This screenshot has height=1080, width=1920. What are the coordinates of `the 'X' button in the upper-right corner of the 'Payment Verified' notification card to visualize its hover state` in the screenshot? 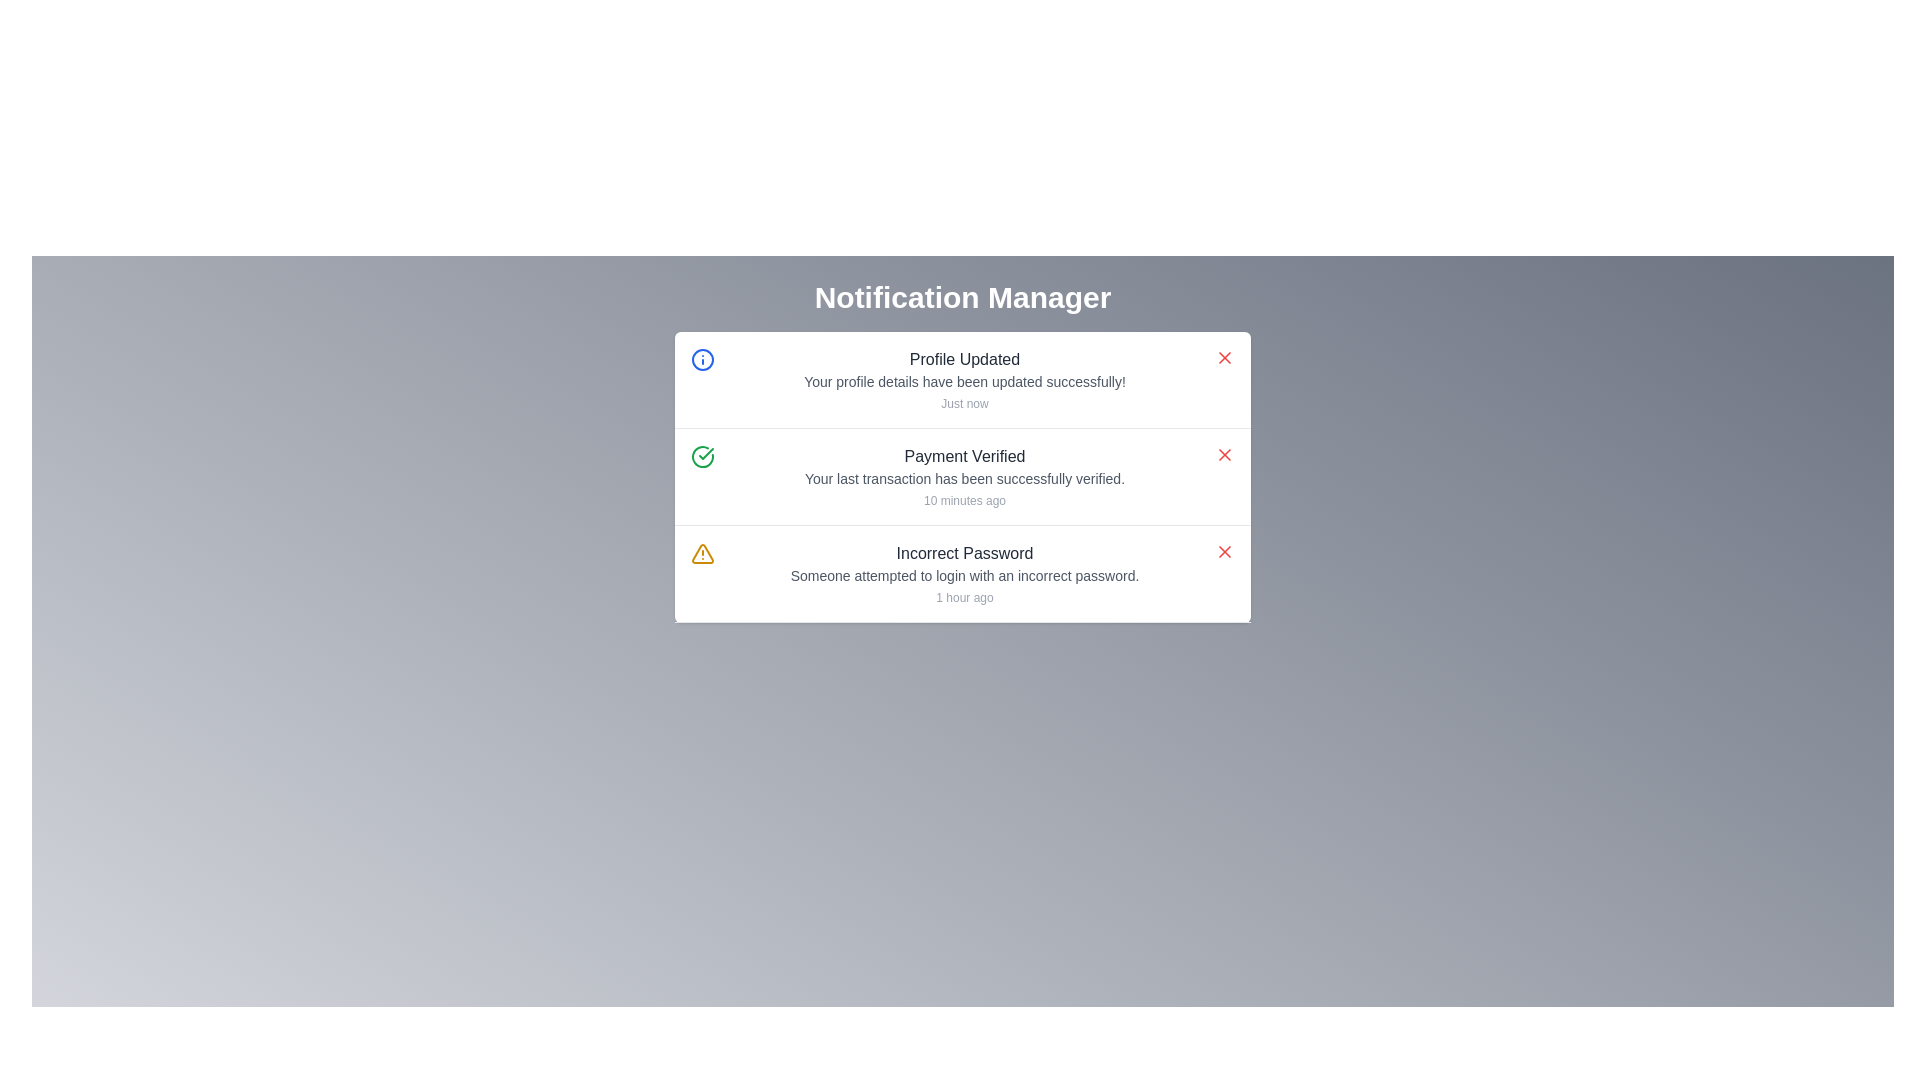 It's located at (1223, 455).